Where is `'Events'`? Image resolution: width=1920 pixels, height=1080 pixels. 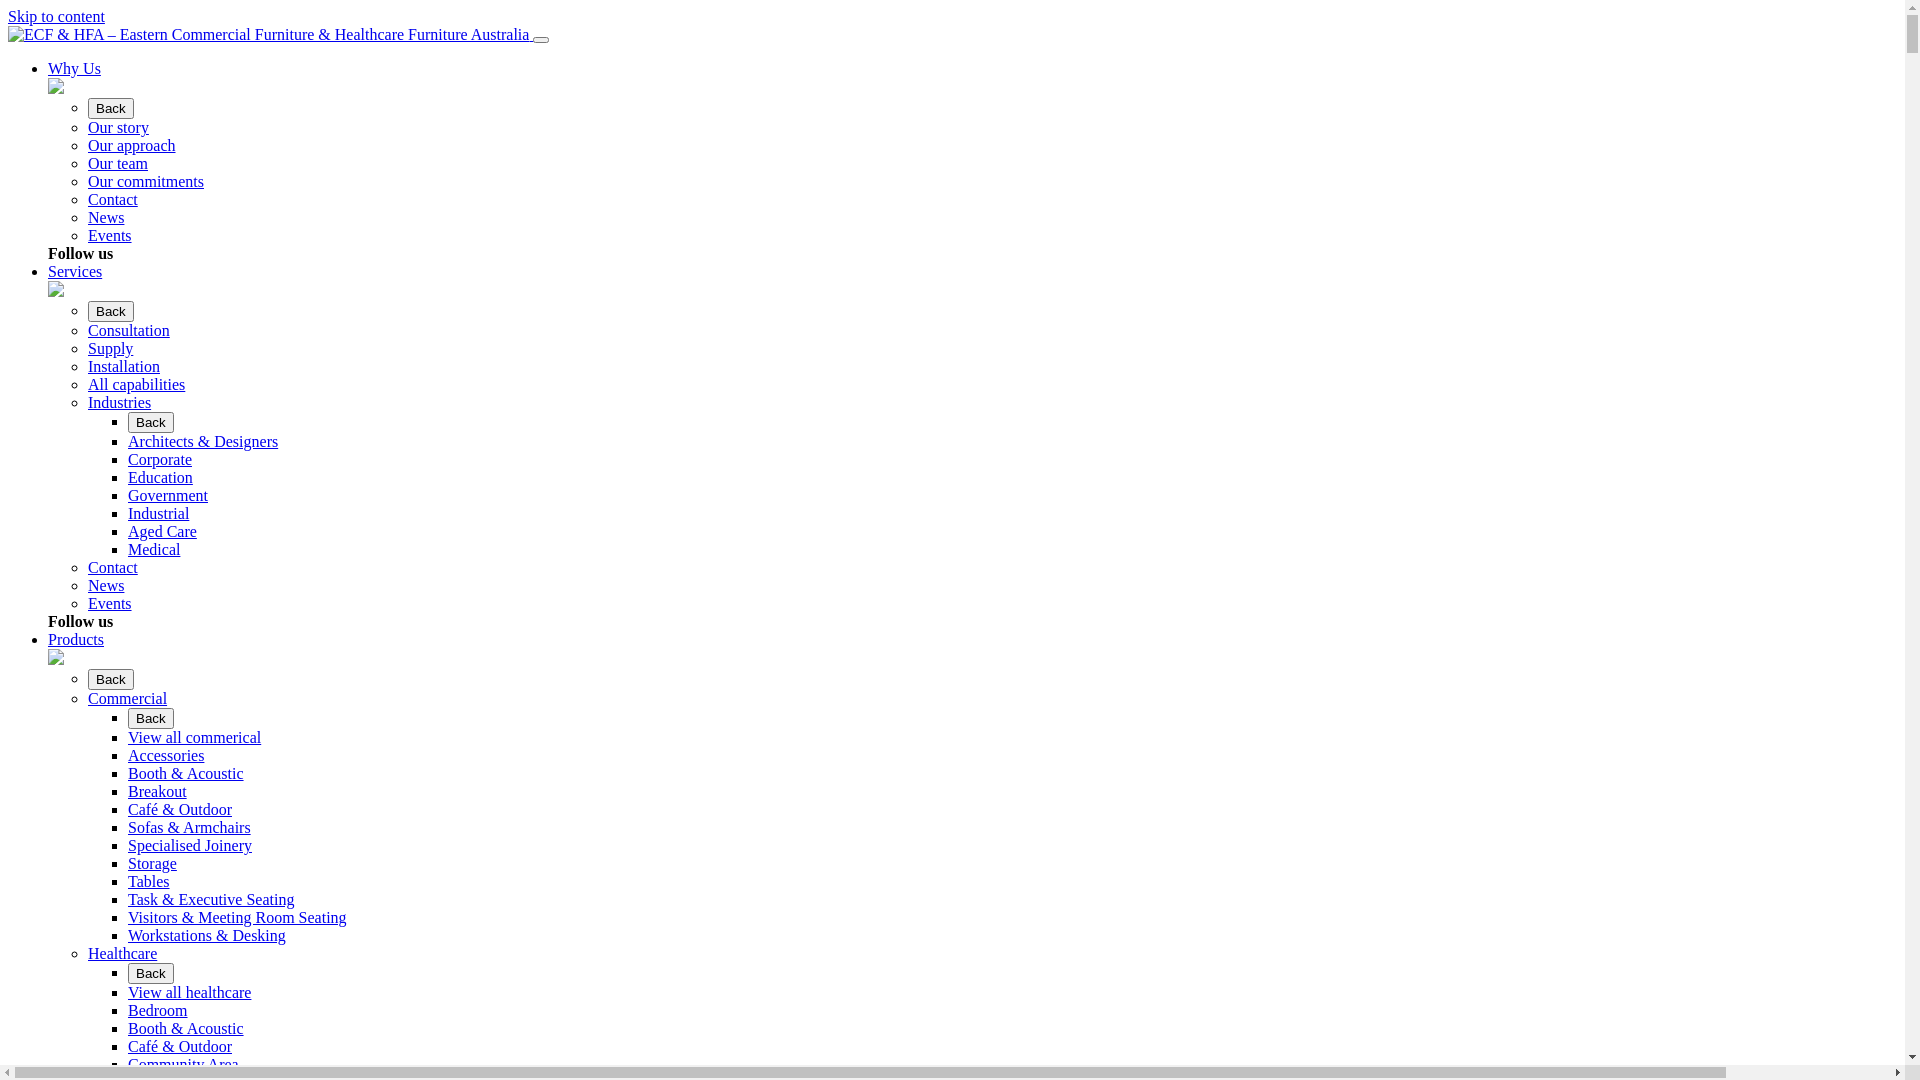 'Events' is located at coordinates (86, 234).